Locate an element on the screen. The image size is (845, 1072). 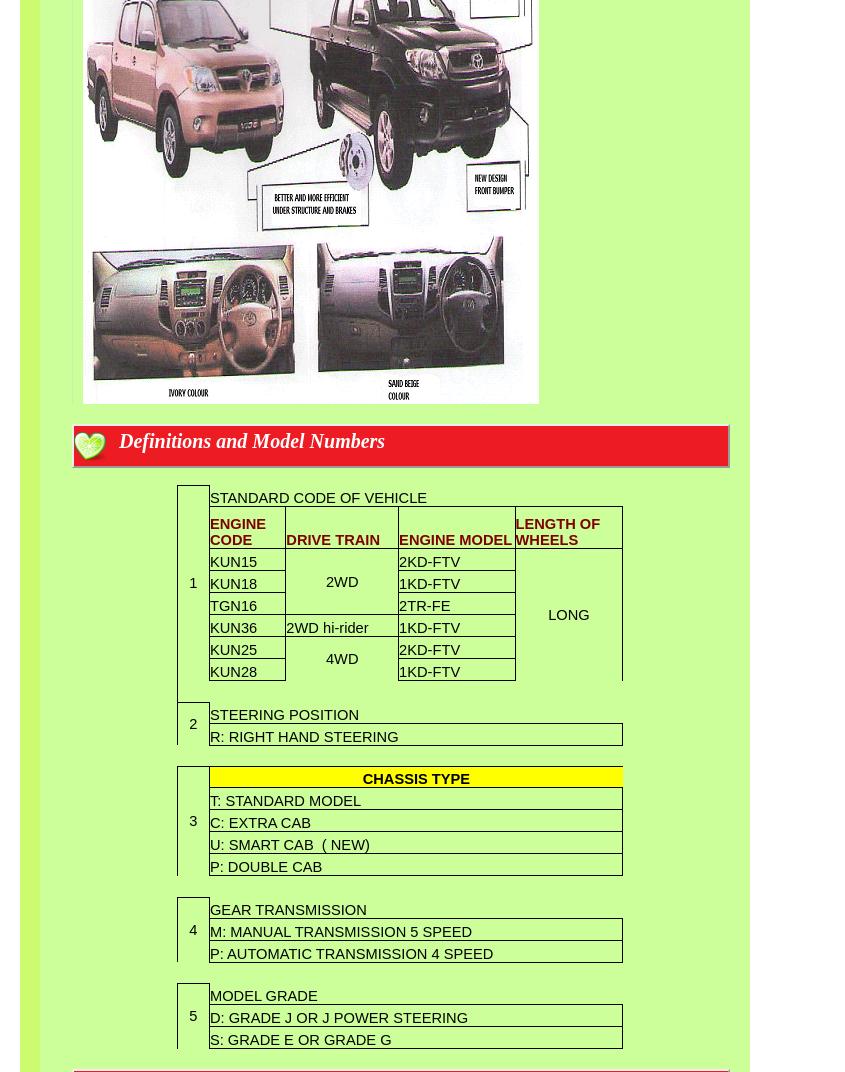
'C: EXTRA CAB' is located at coordinates (259, 821).